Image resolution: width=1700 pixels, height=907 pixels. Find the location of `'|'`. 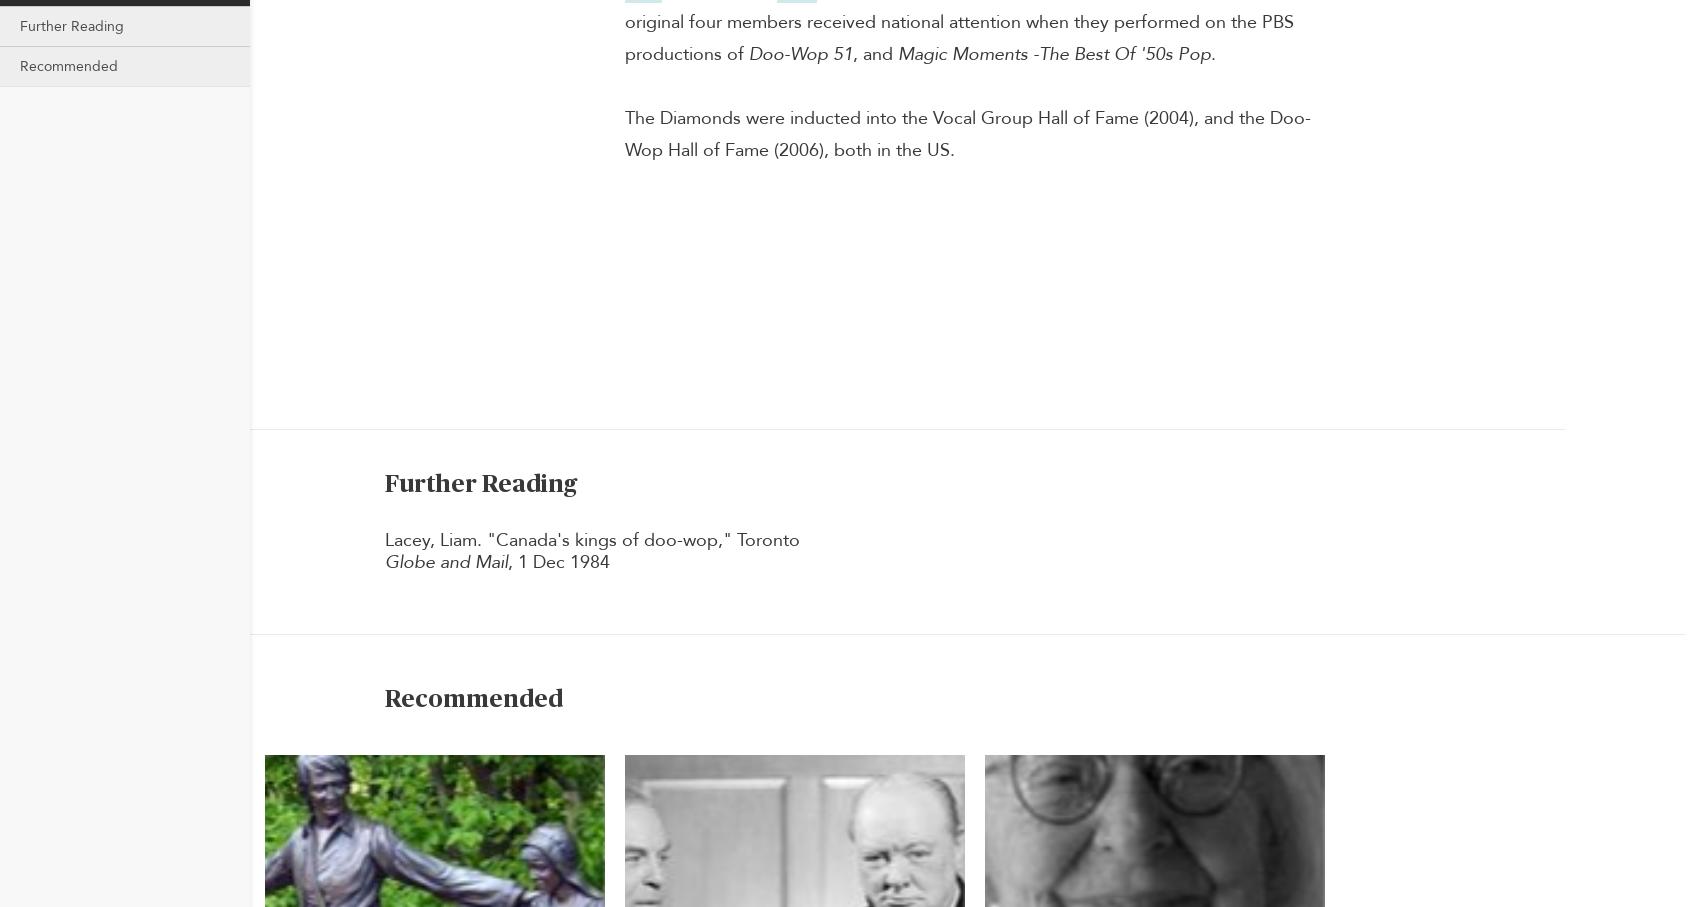

'|' is located at coordinates (377, 135).